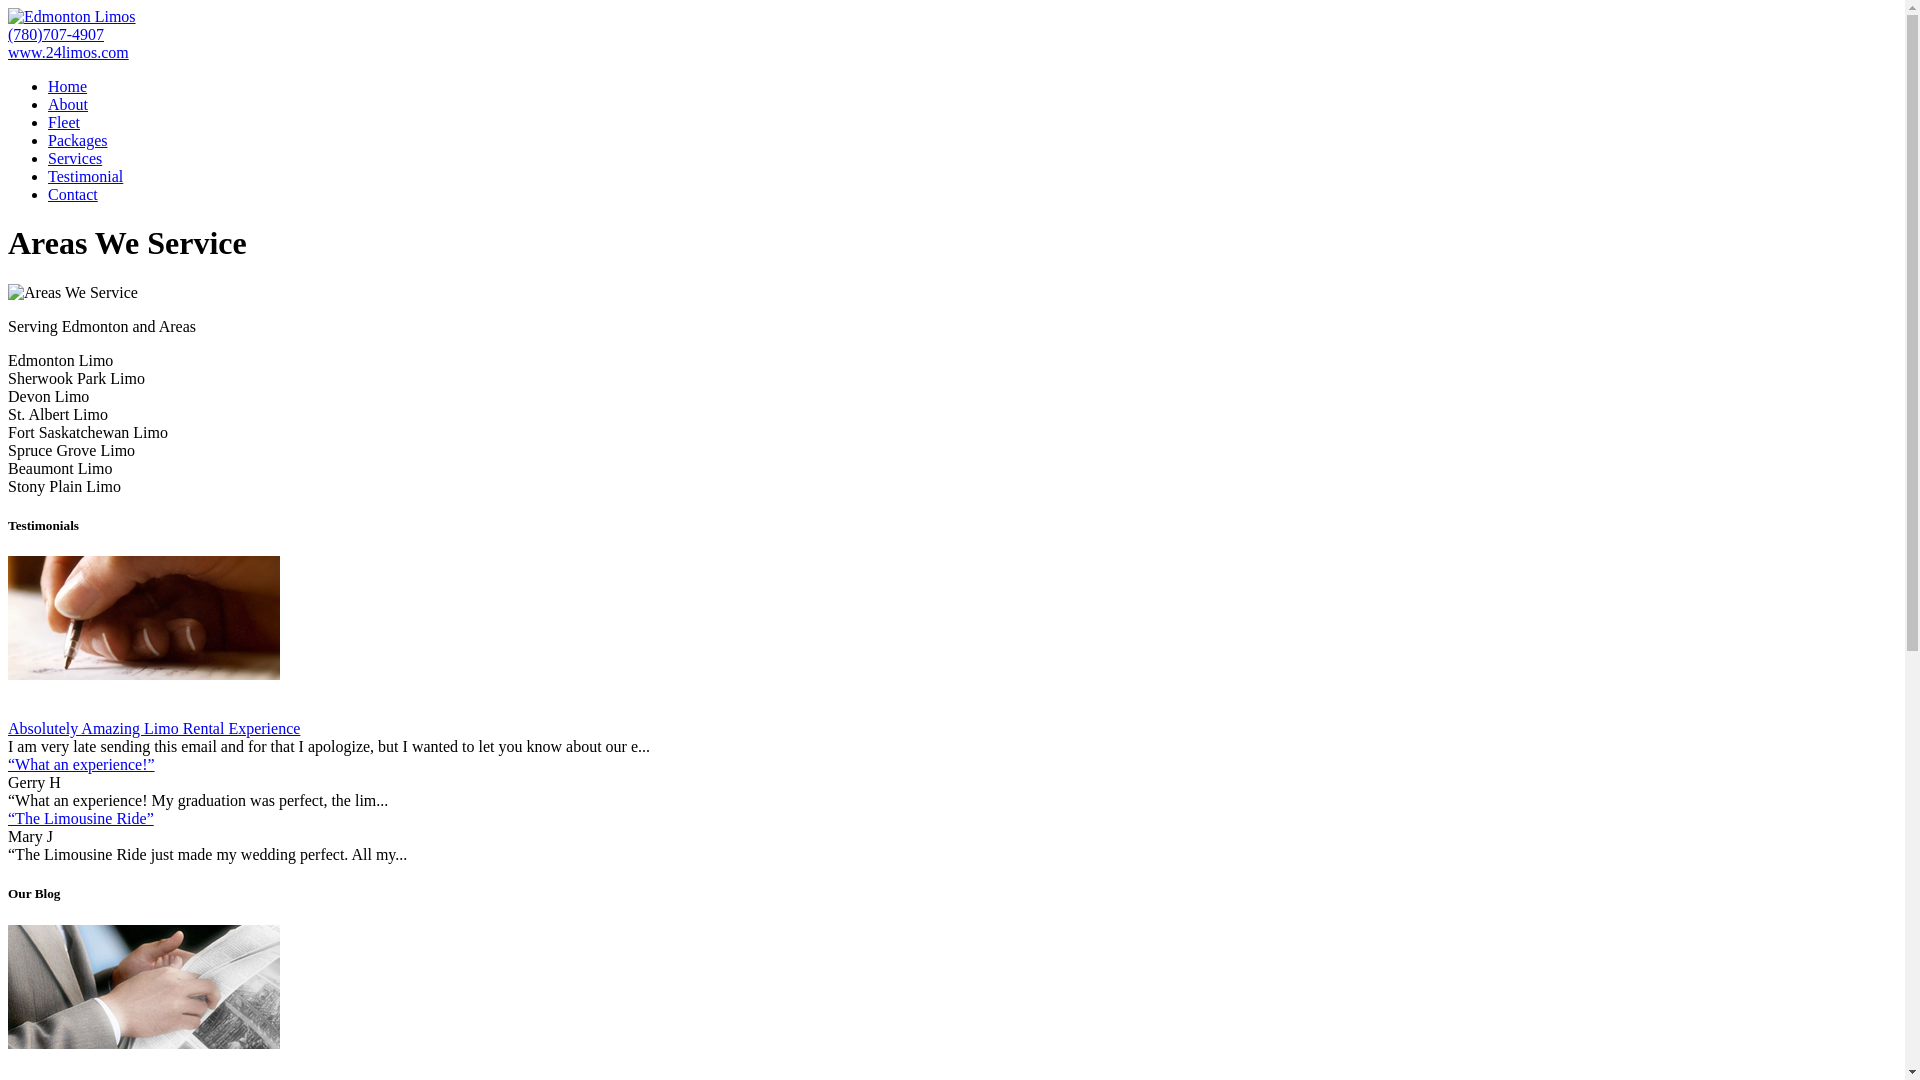  What do you see at coordinates (56, 34) in the screenshot?
I see `'(780)707-4907'` at bounding box center [56, 34].